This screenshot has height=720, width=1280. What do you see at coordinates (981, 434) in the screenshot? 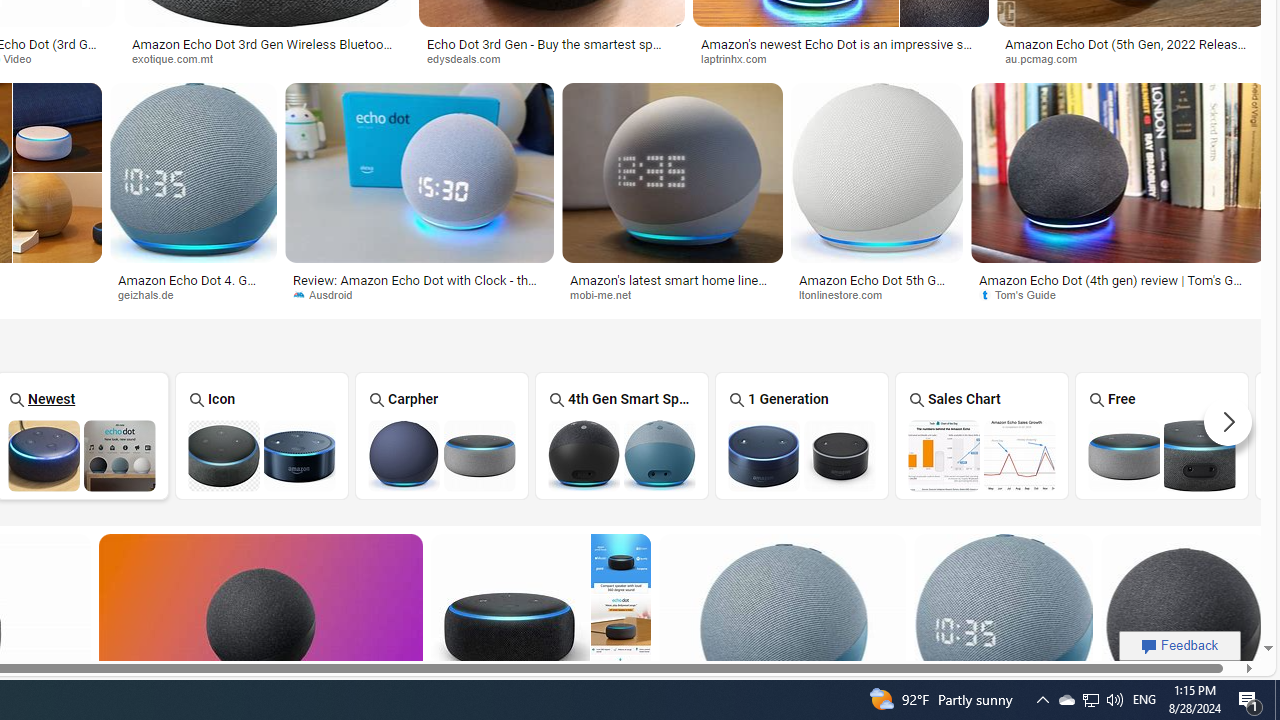
I see `'Sales Chart'` at bounding box center [981, 434].